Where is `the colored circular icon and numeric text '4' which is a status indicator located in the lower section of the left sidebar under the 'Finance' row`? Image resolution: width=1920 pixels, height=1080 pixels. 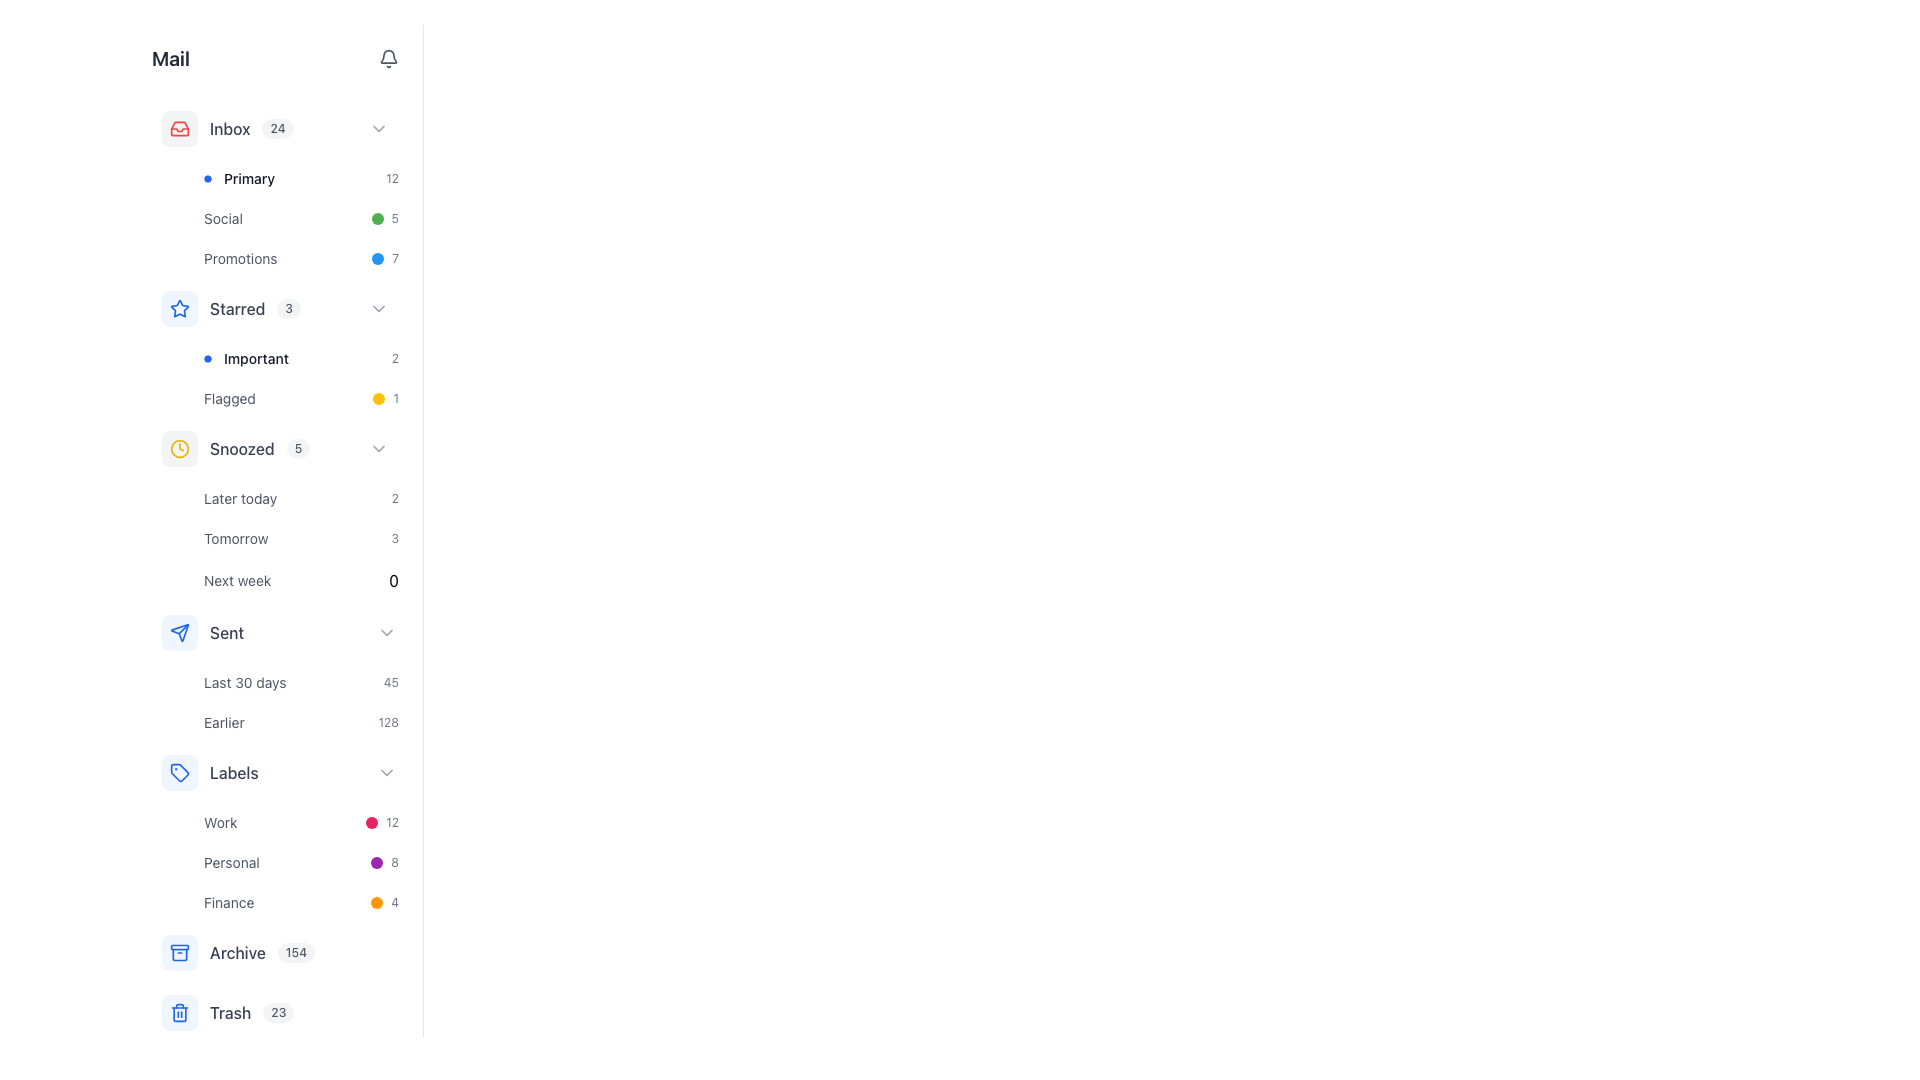
the colored circular icon and numeric text '4' which is a status indicator located in the lower section of the left sidebar under the 'Finance' row is located at coordinates (385, 902).